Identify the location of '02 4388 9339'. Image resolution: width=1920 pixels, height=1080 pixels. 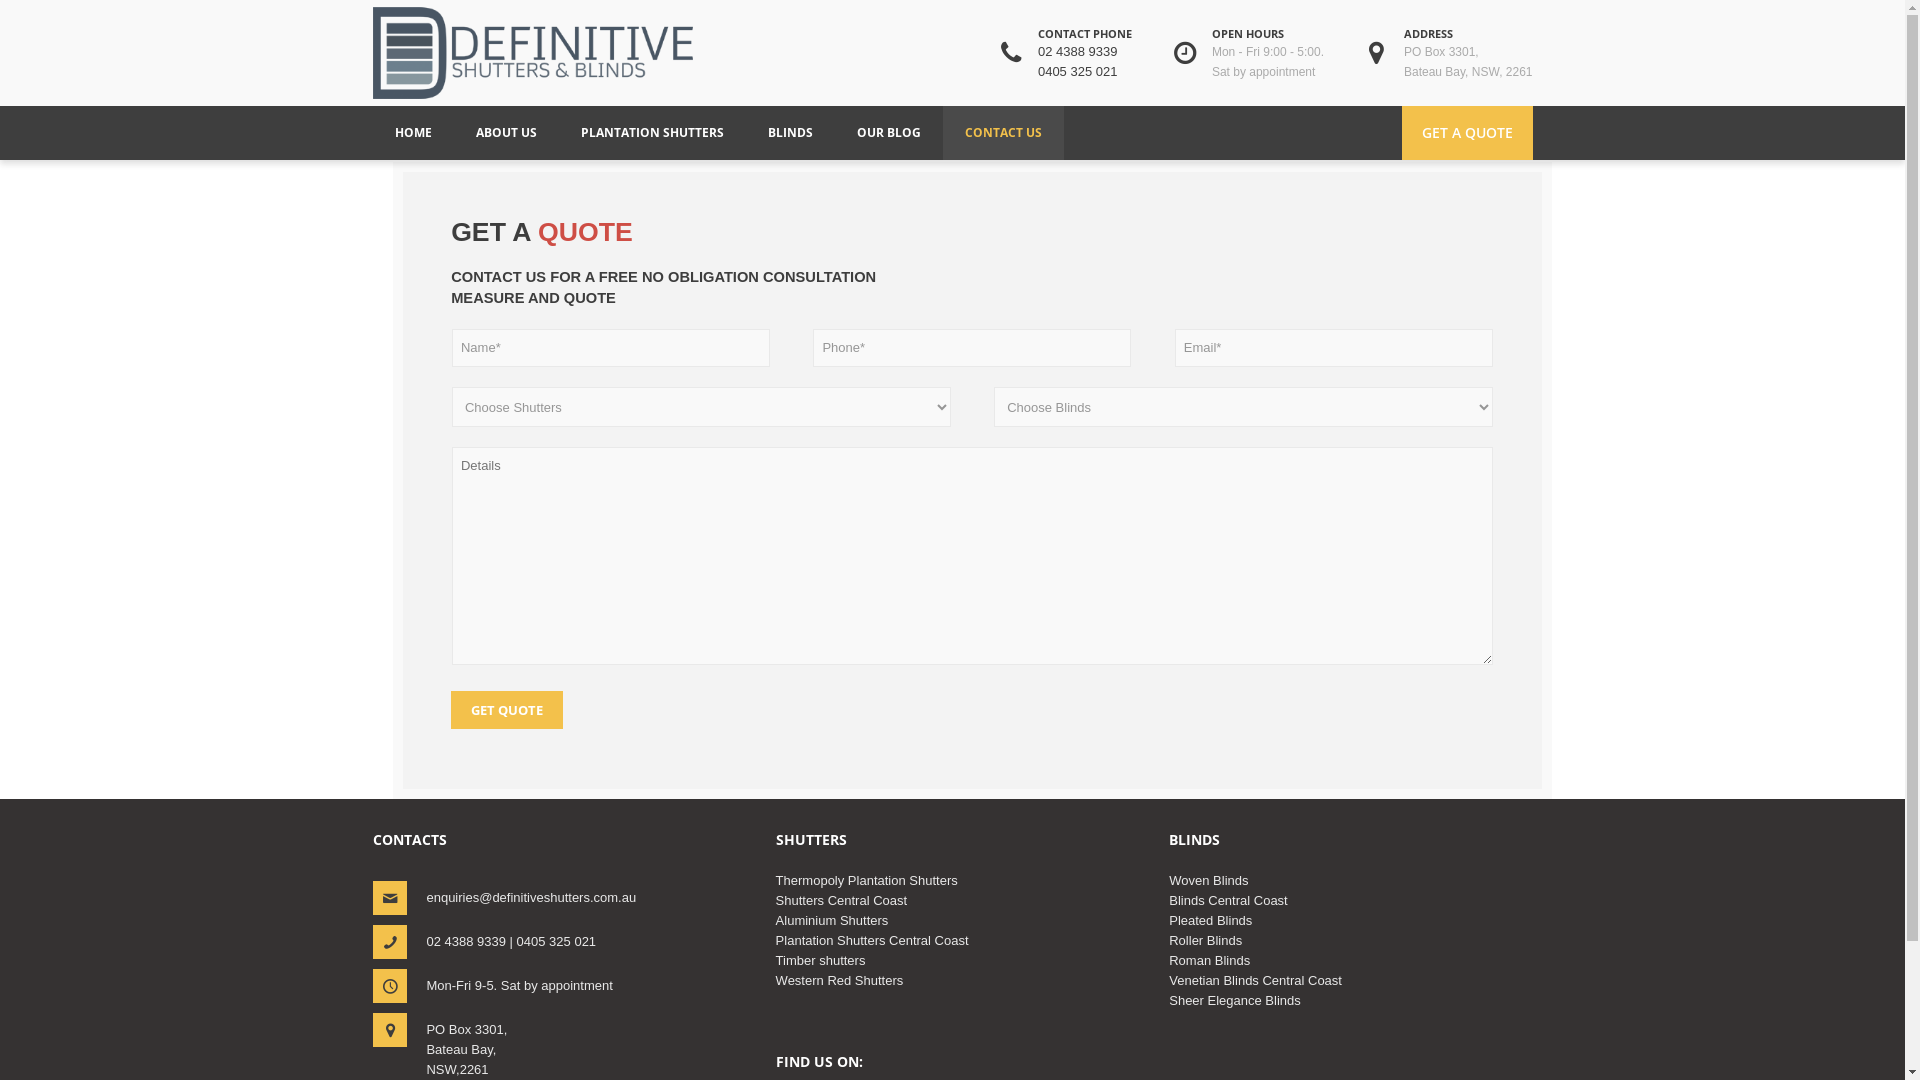
(1077, 50).